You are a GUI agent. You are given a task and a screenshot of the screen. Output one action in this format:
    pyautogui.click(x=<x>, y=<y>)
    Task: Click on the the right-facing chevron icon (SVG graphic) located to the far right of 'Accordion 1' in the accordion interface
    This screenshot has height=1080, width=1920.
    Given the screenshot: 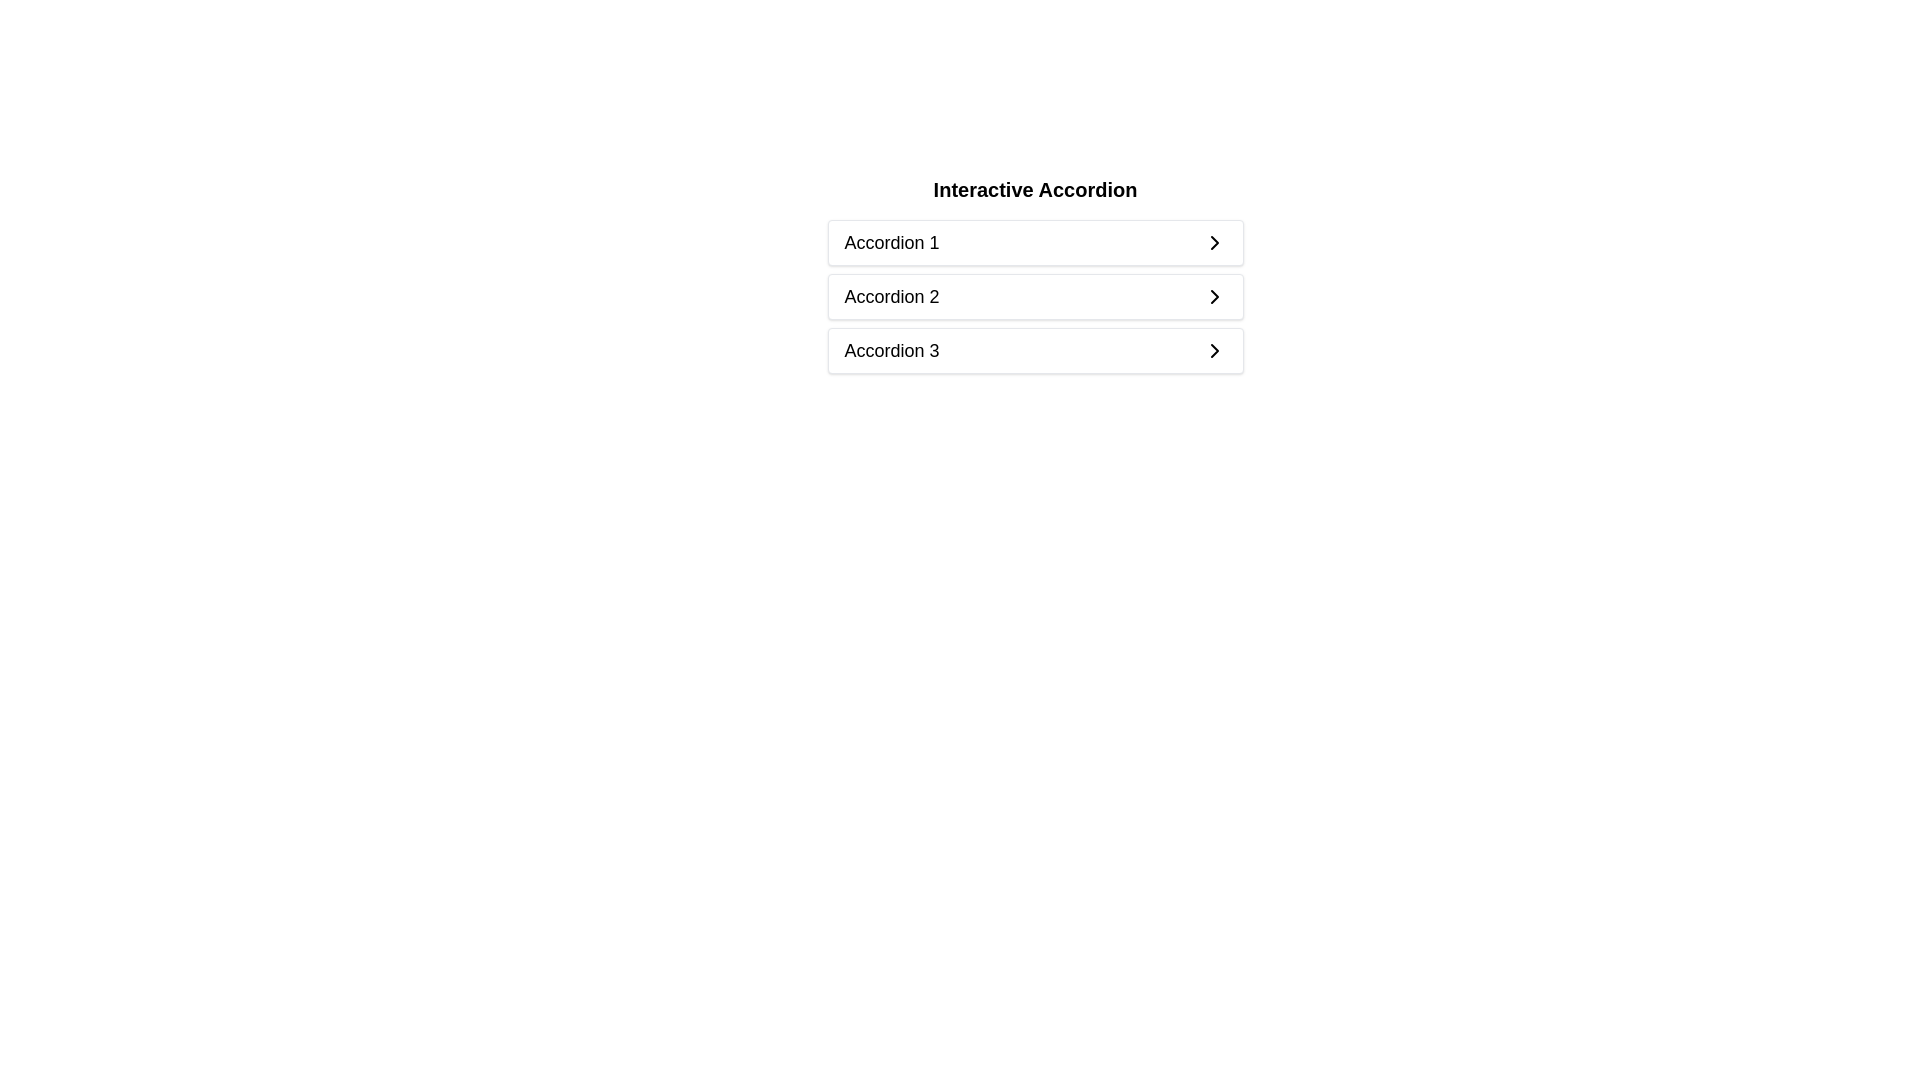 What is the action you would take?
    pyautogui.click(x=1213, y=242)
    